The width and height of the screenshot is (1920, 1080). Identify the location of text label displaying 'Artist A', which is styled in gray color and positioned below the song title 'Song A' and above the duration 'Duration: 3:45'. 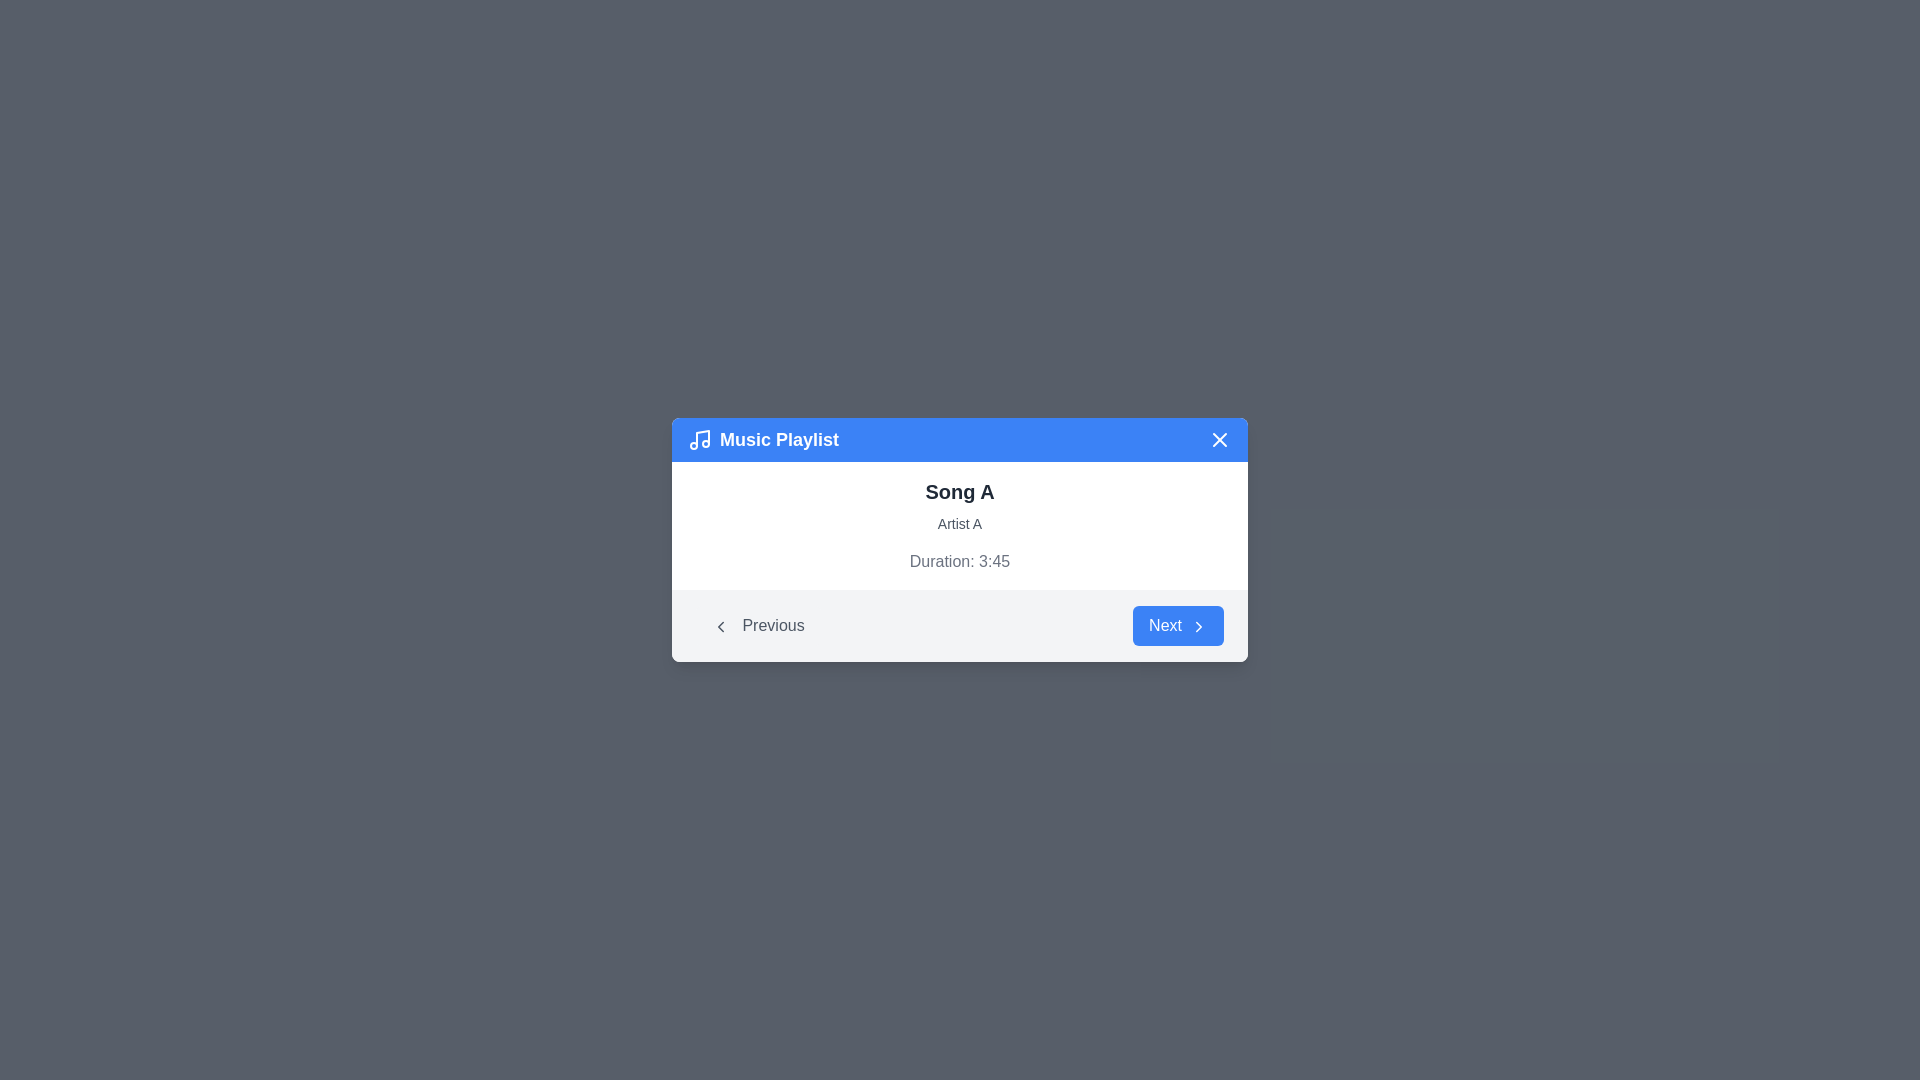
(960, 523).